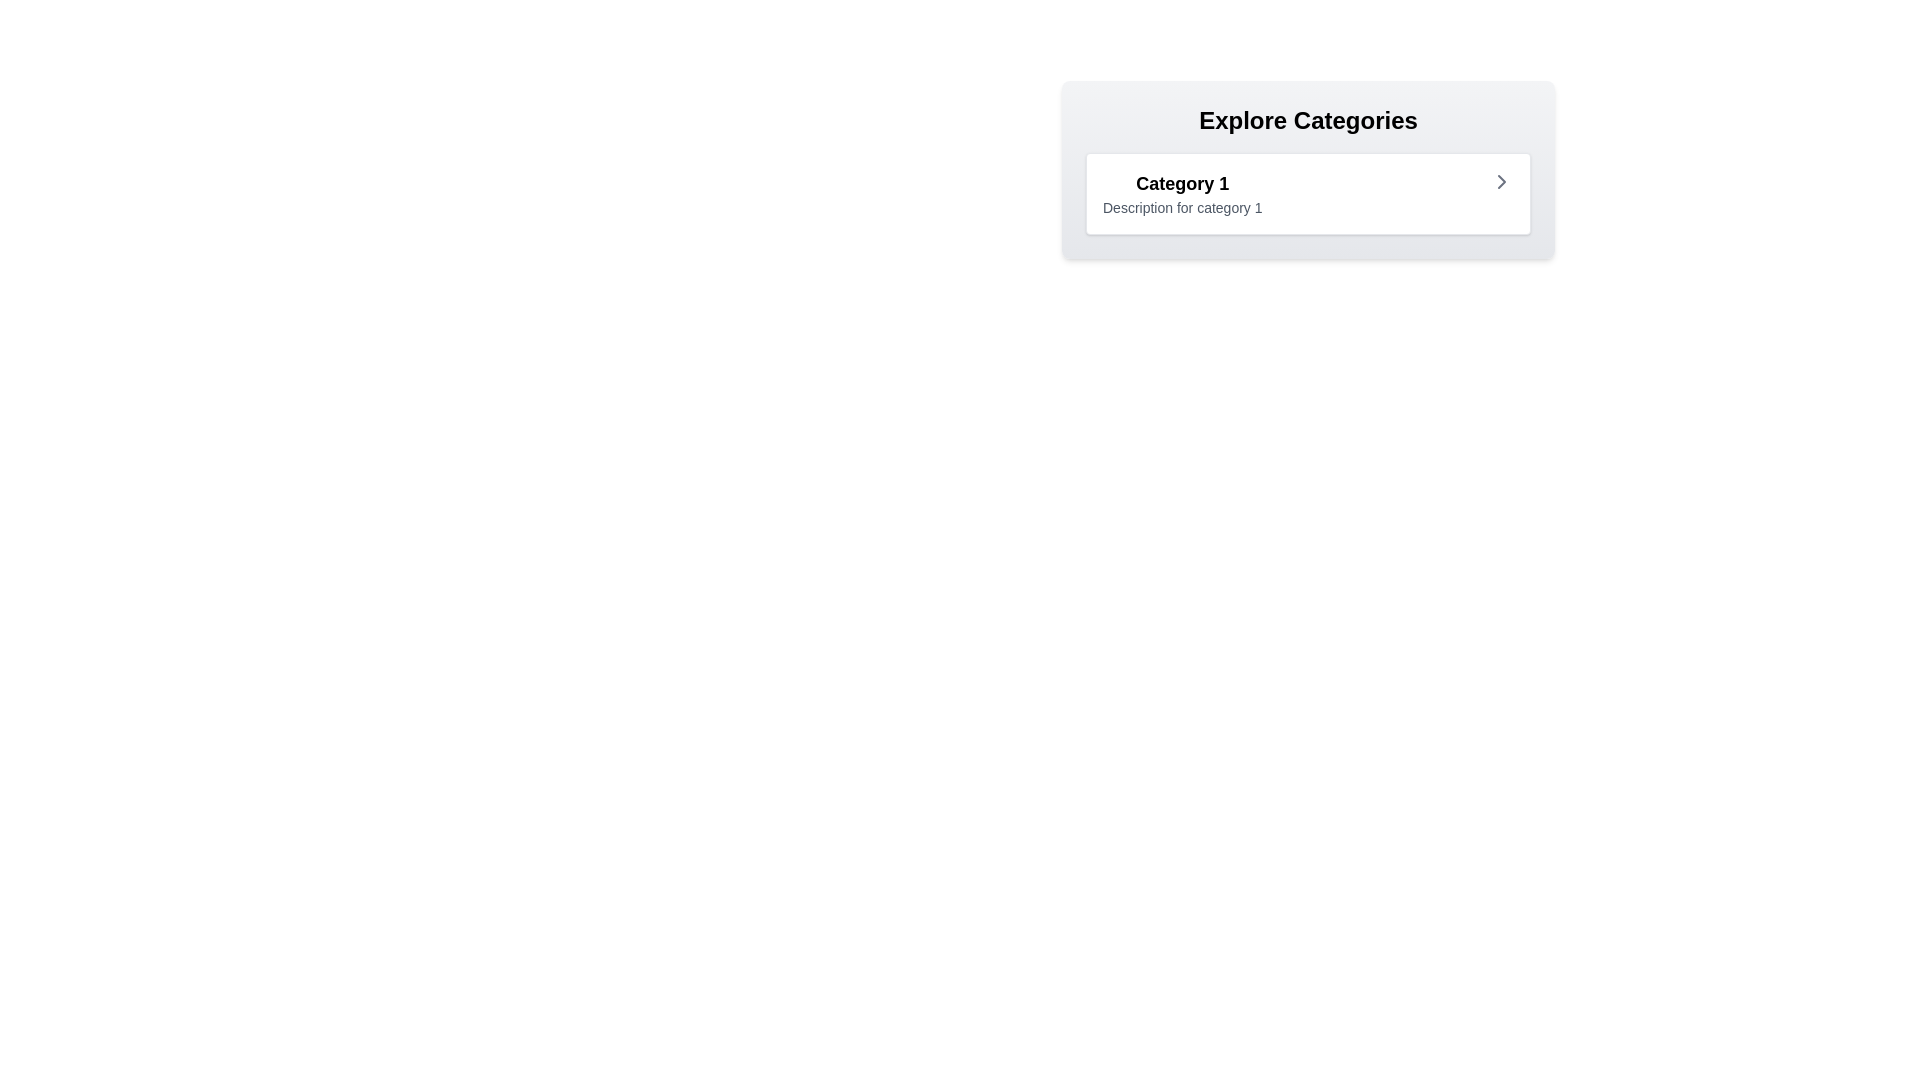 The height and width of the screenshot is (1080, 1920). Describe the element at coordinates (1502, 181) in the screenshot. I see `the navigation icon located at the far right of the 'Category 1' card` at that location.